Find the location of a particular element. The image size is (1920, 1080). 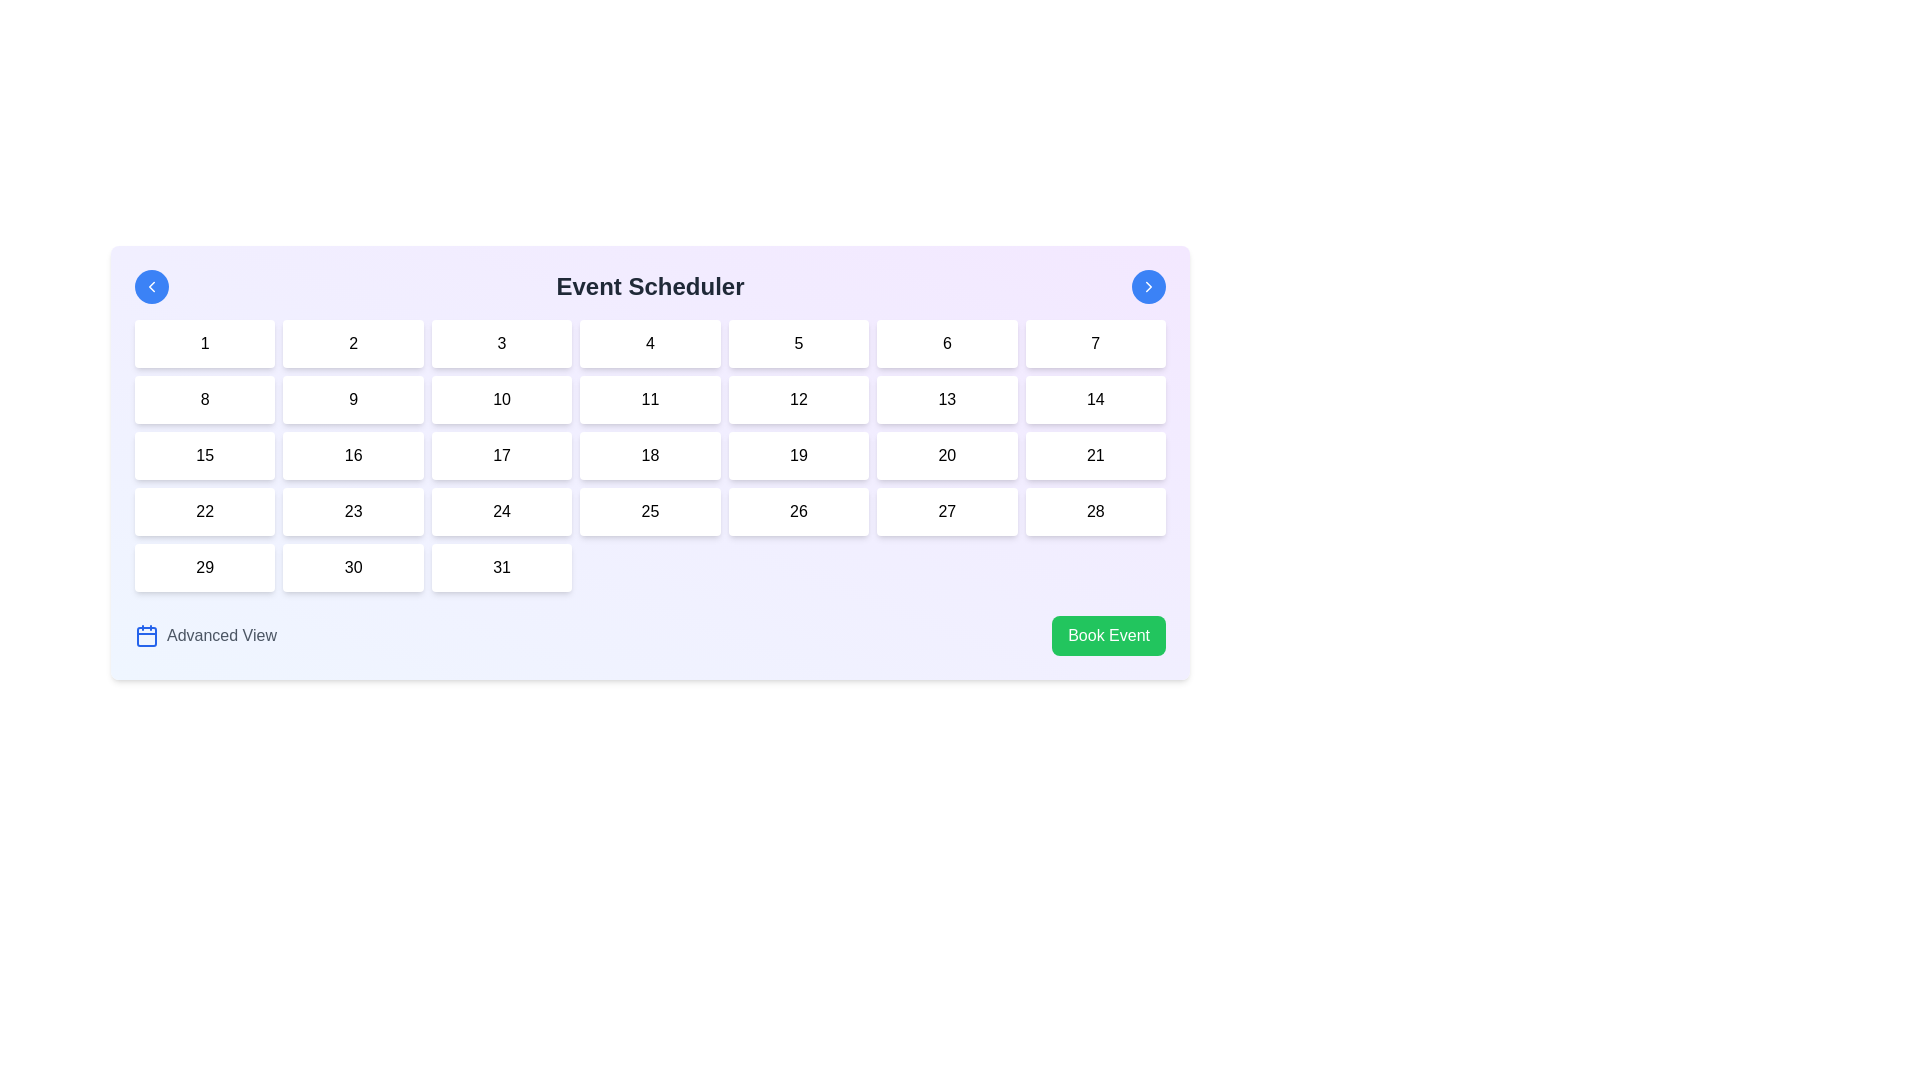

the interactive button representing the value '7' is located at coordinates (1094, 342).